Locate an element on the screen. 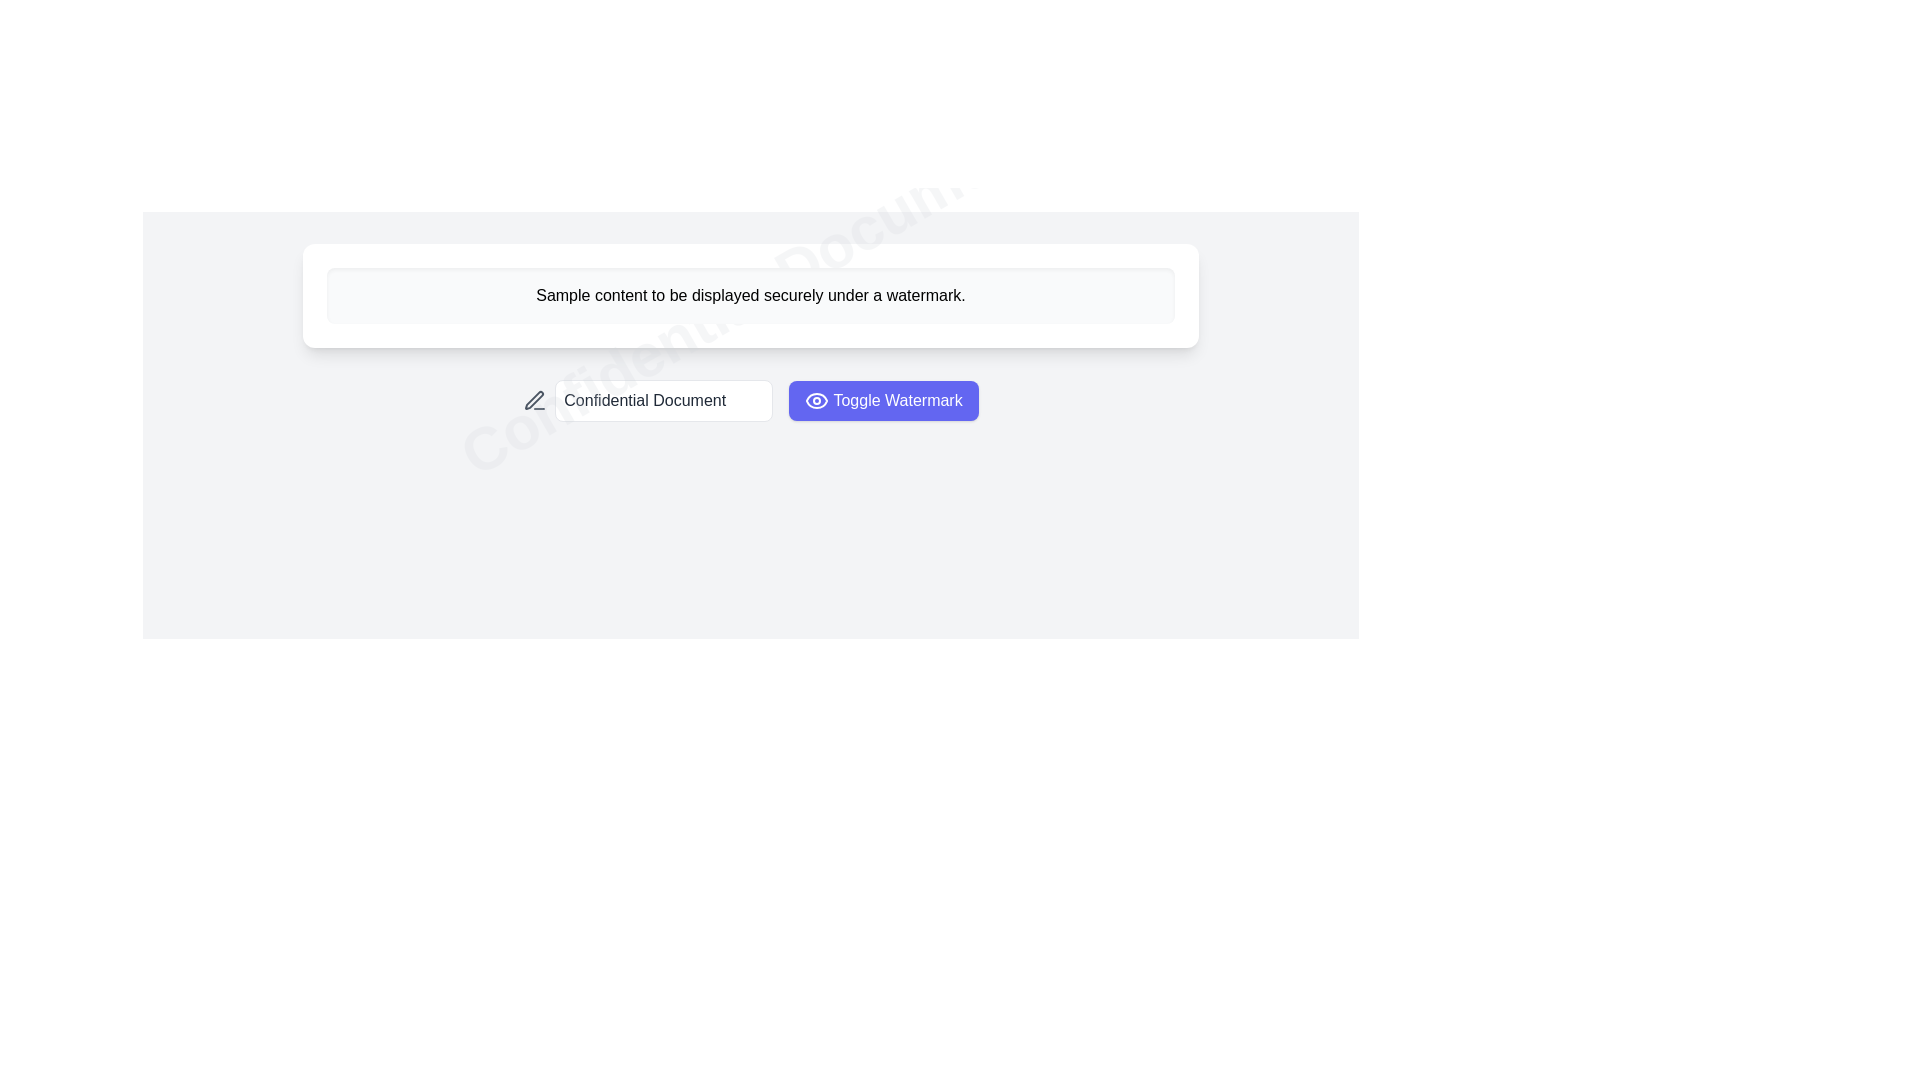 Image resolution: width=1920 pixels, height=1080 pixels. the centrally positioned static text display area that provides sensitive information, located above the 'Confidential Document' input box and 'Toggle Watermark' button is located at coordinates (749, 296).